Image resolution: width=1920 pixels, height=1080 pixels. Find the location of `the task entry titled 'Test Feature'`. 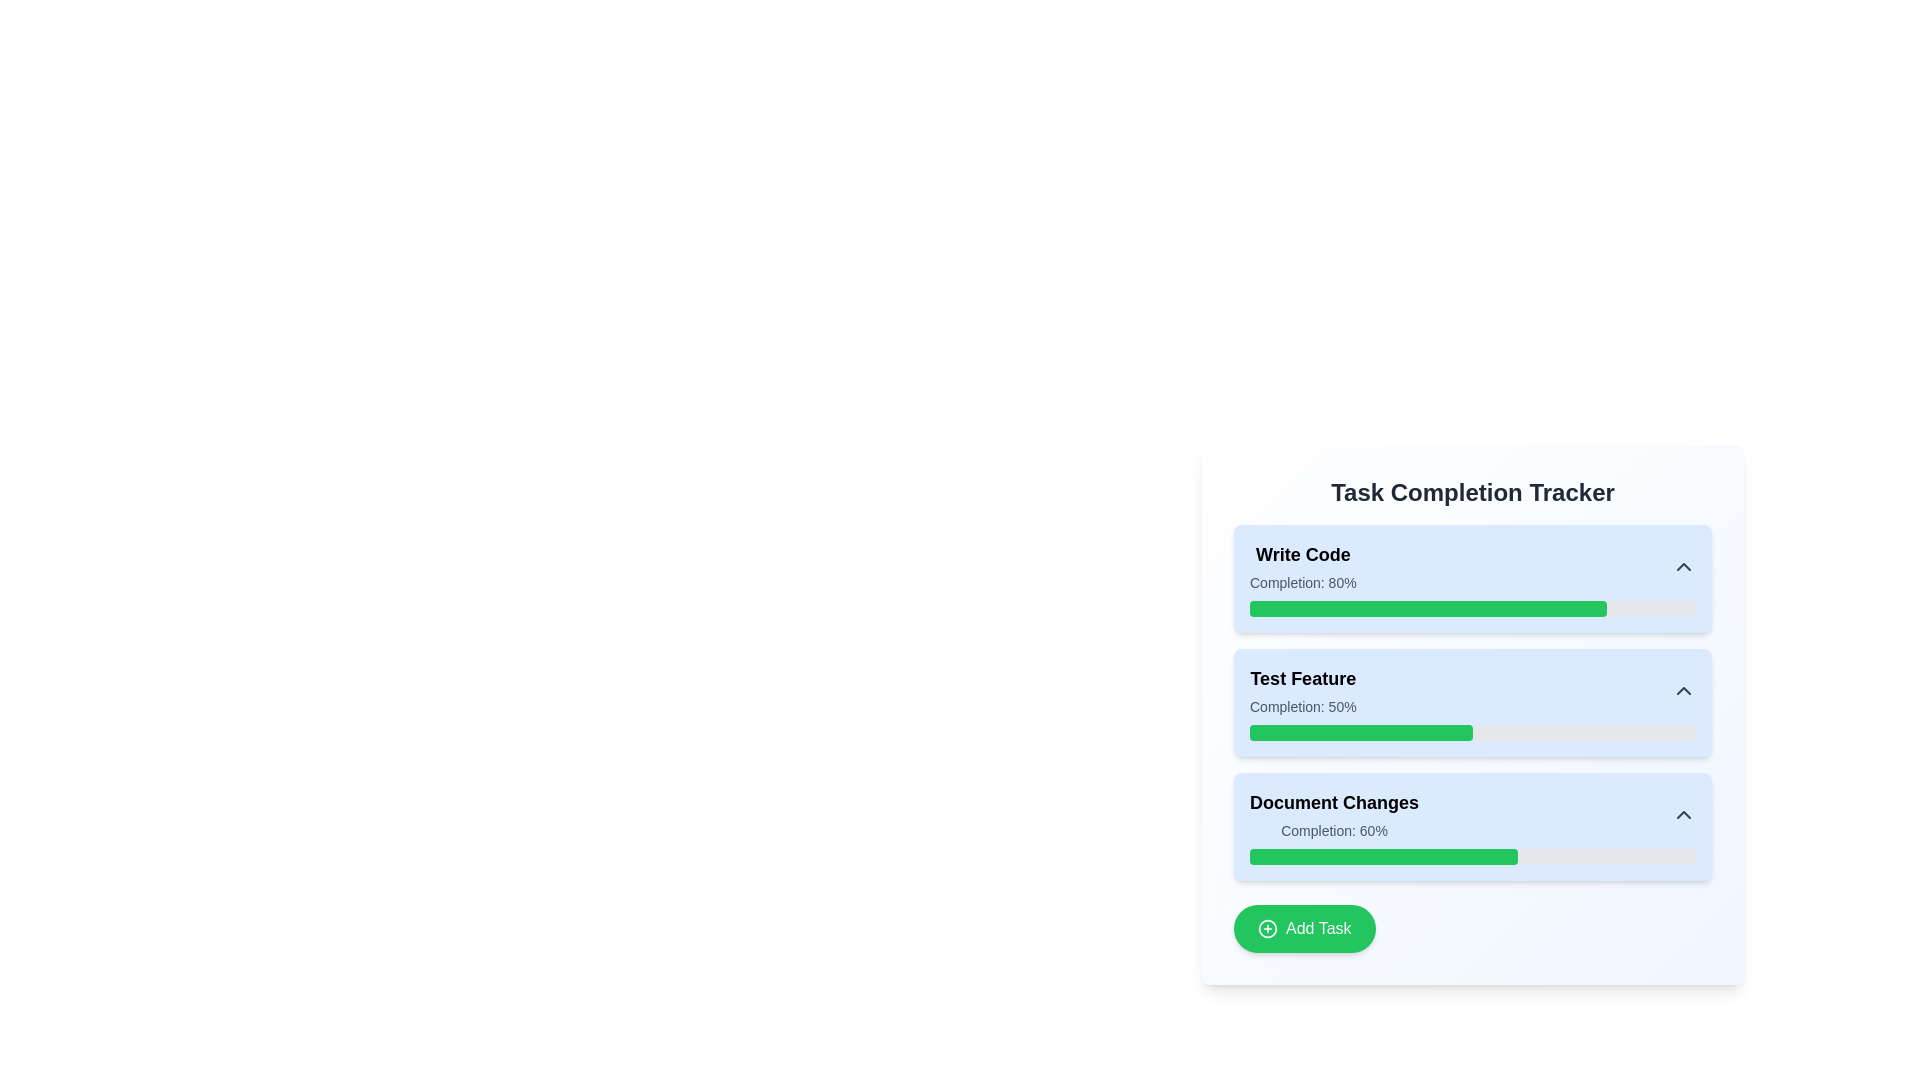

the task entry titled 'Test Feature' is located at coordinates (1473, 689).